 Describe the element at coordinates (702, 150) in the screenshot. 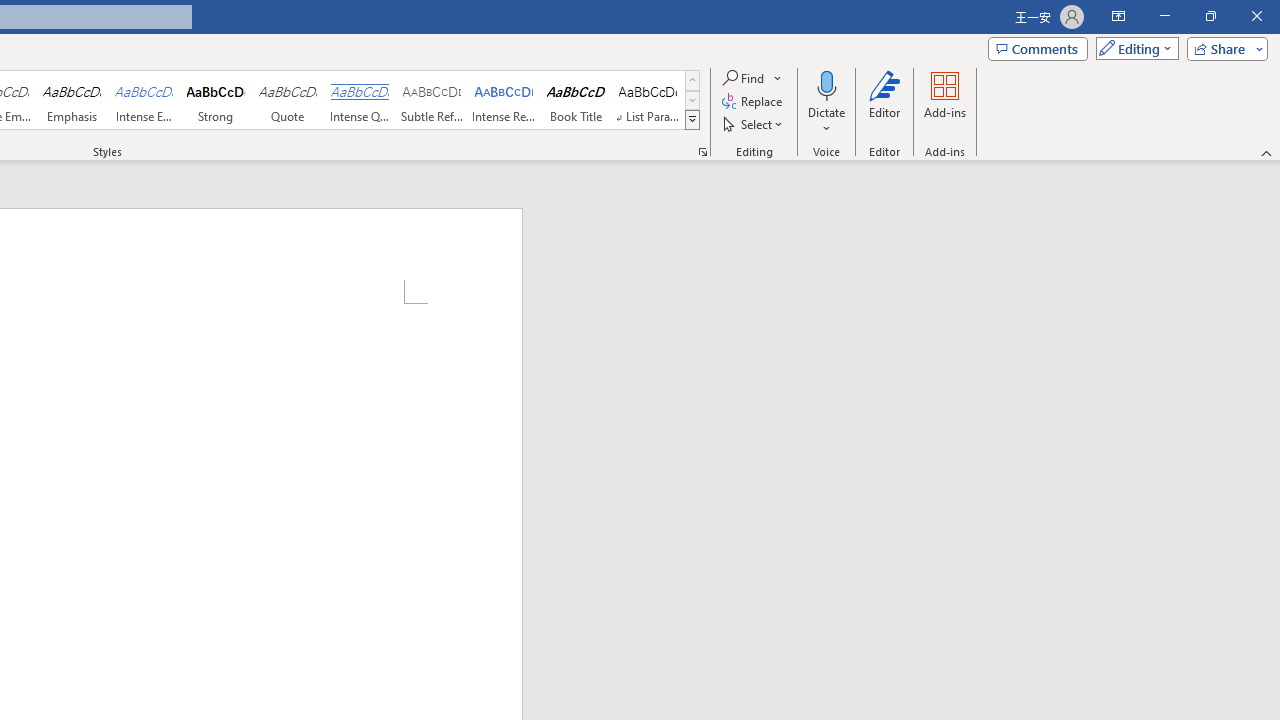

I see `'Styles...'` at that location.